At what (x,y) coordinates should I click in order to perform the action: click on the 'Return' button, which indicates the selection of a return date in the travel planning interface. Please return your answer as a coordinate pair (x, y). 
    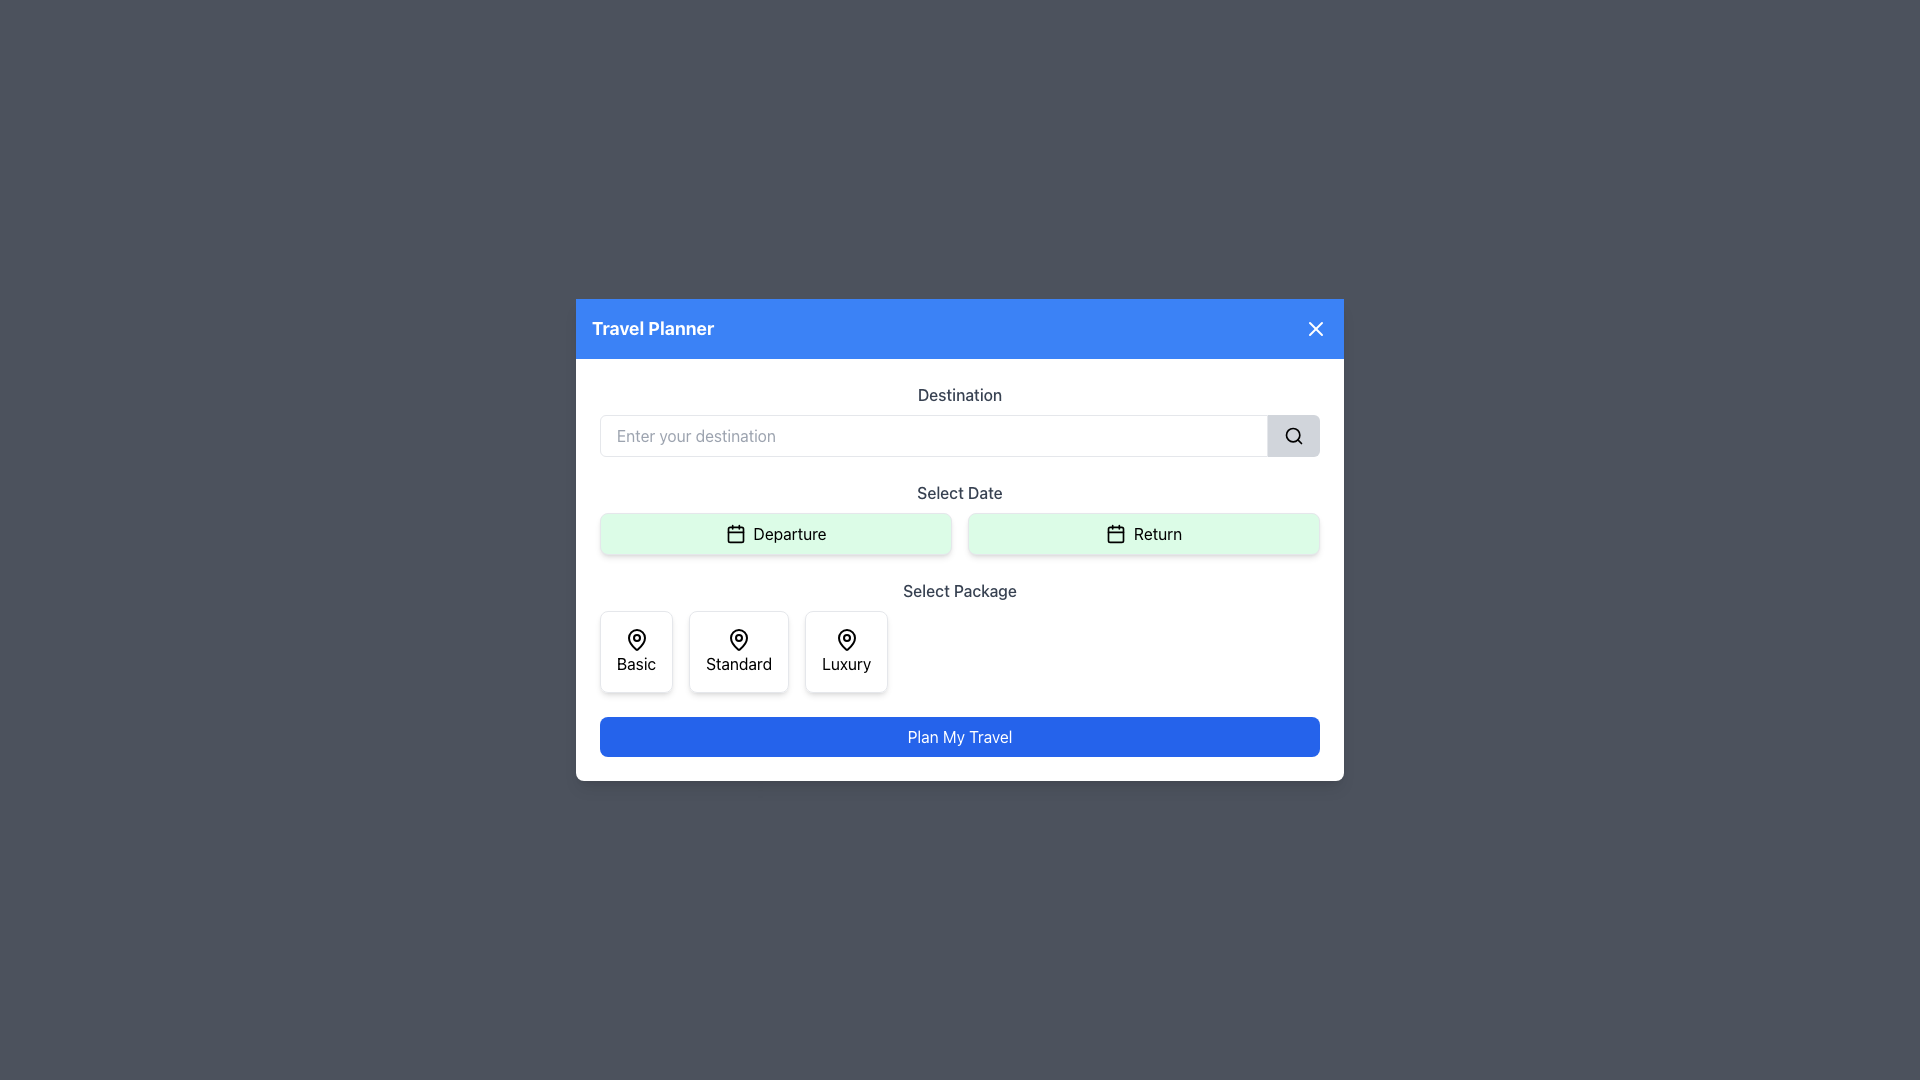
    Looking at the image, I should click on (1157, 532).